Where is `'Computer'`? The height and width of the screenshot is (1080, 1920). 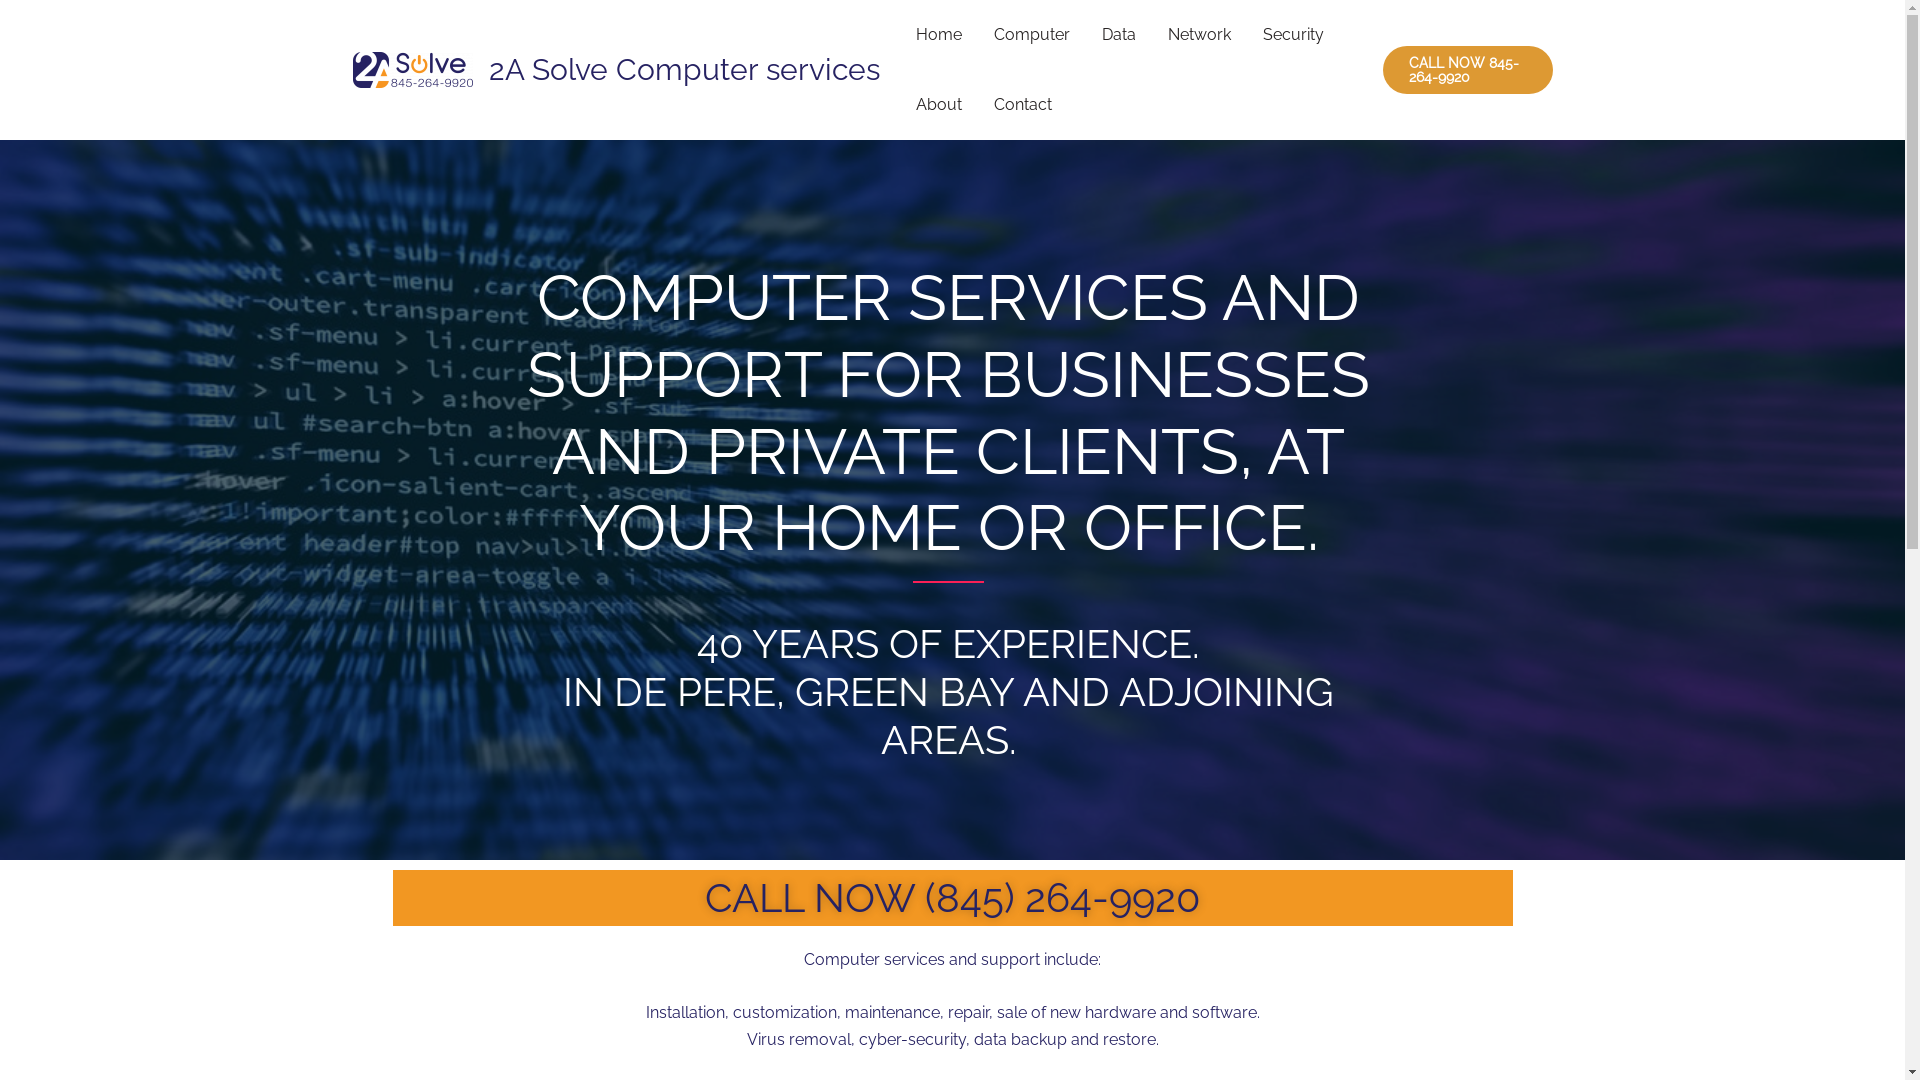 'Computer' is located at coordinates (1032, 34).